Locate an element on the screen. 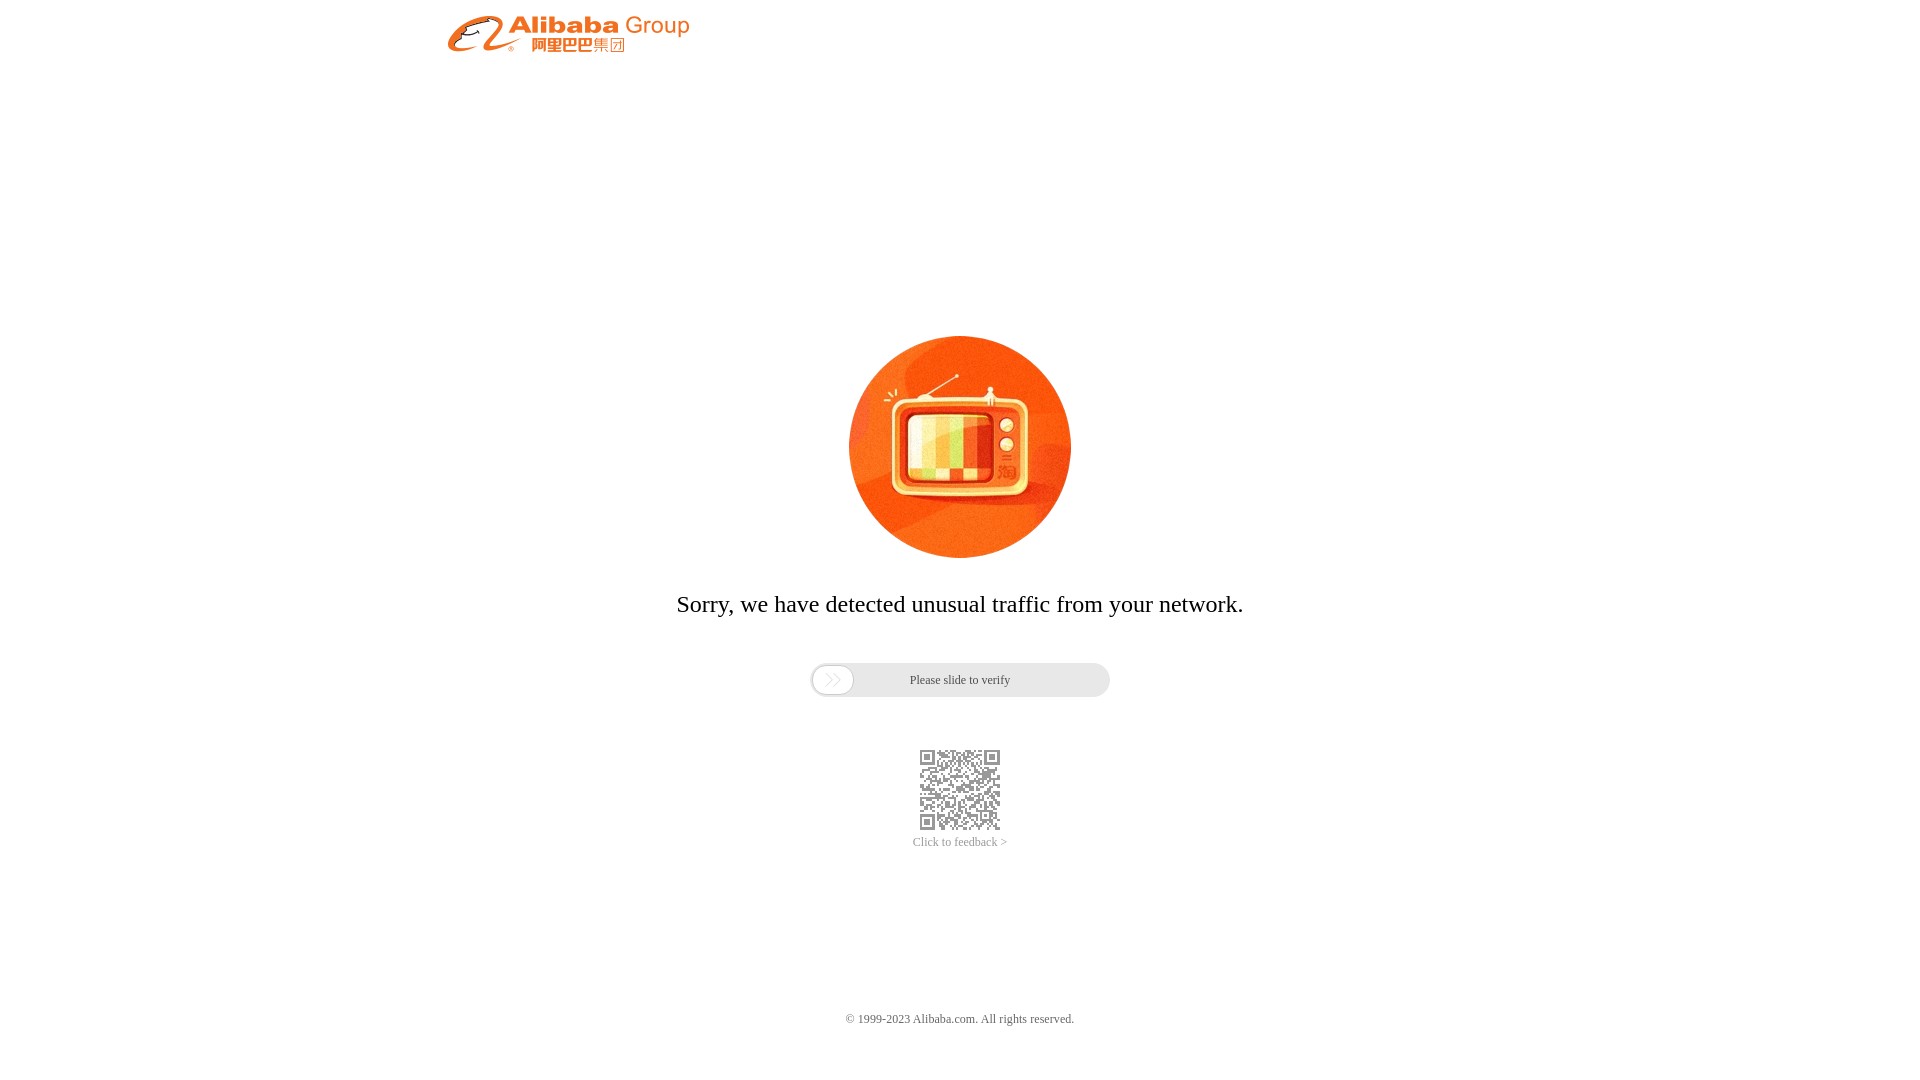 The width and height of the screenshot is (1920, 1080). 'Click to feedback >' is located at coordinates (960, 842).